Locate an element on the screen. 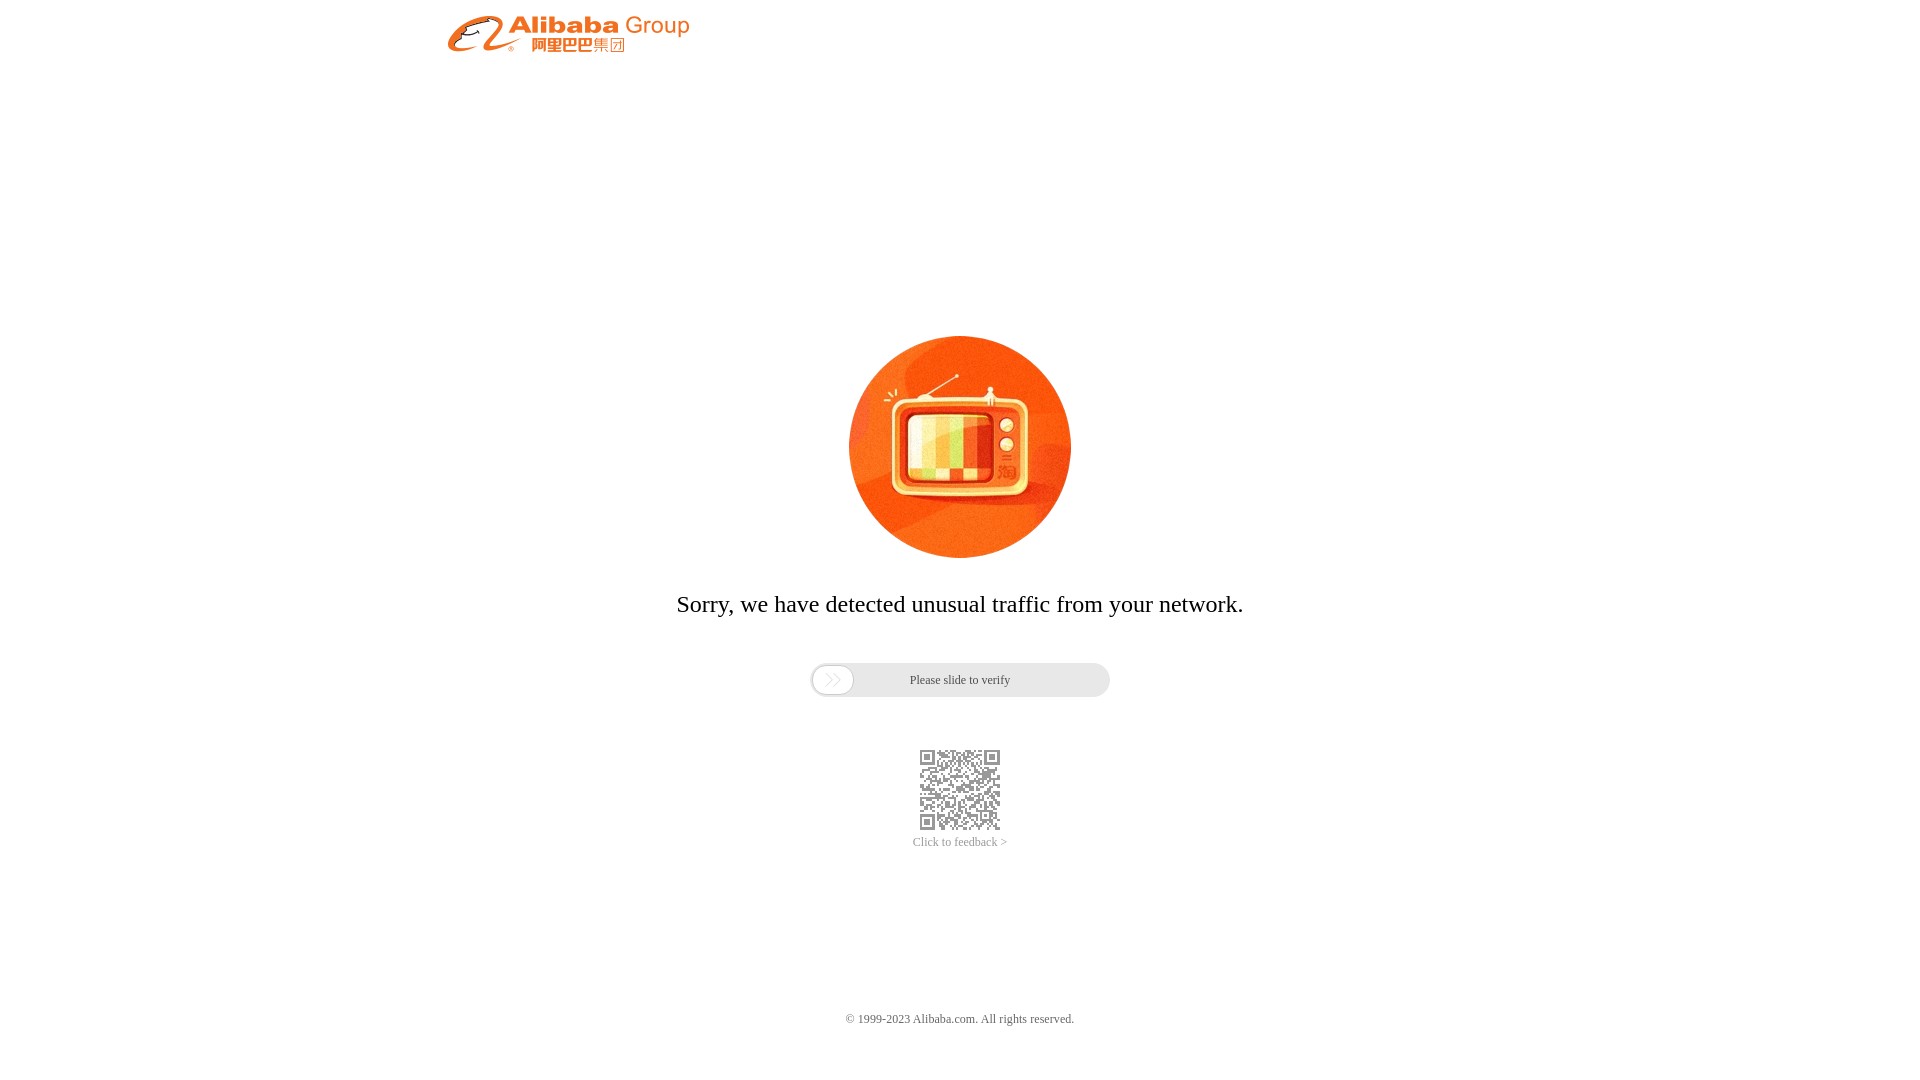 The width and height of the screenshot is (1920, 1080). 'Click to feedback >' is located at coordinates (960, 842).